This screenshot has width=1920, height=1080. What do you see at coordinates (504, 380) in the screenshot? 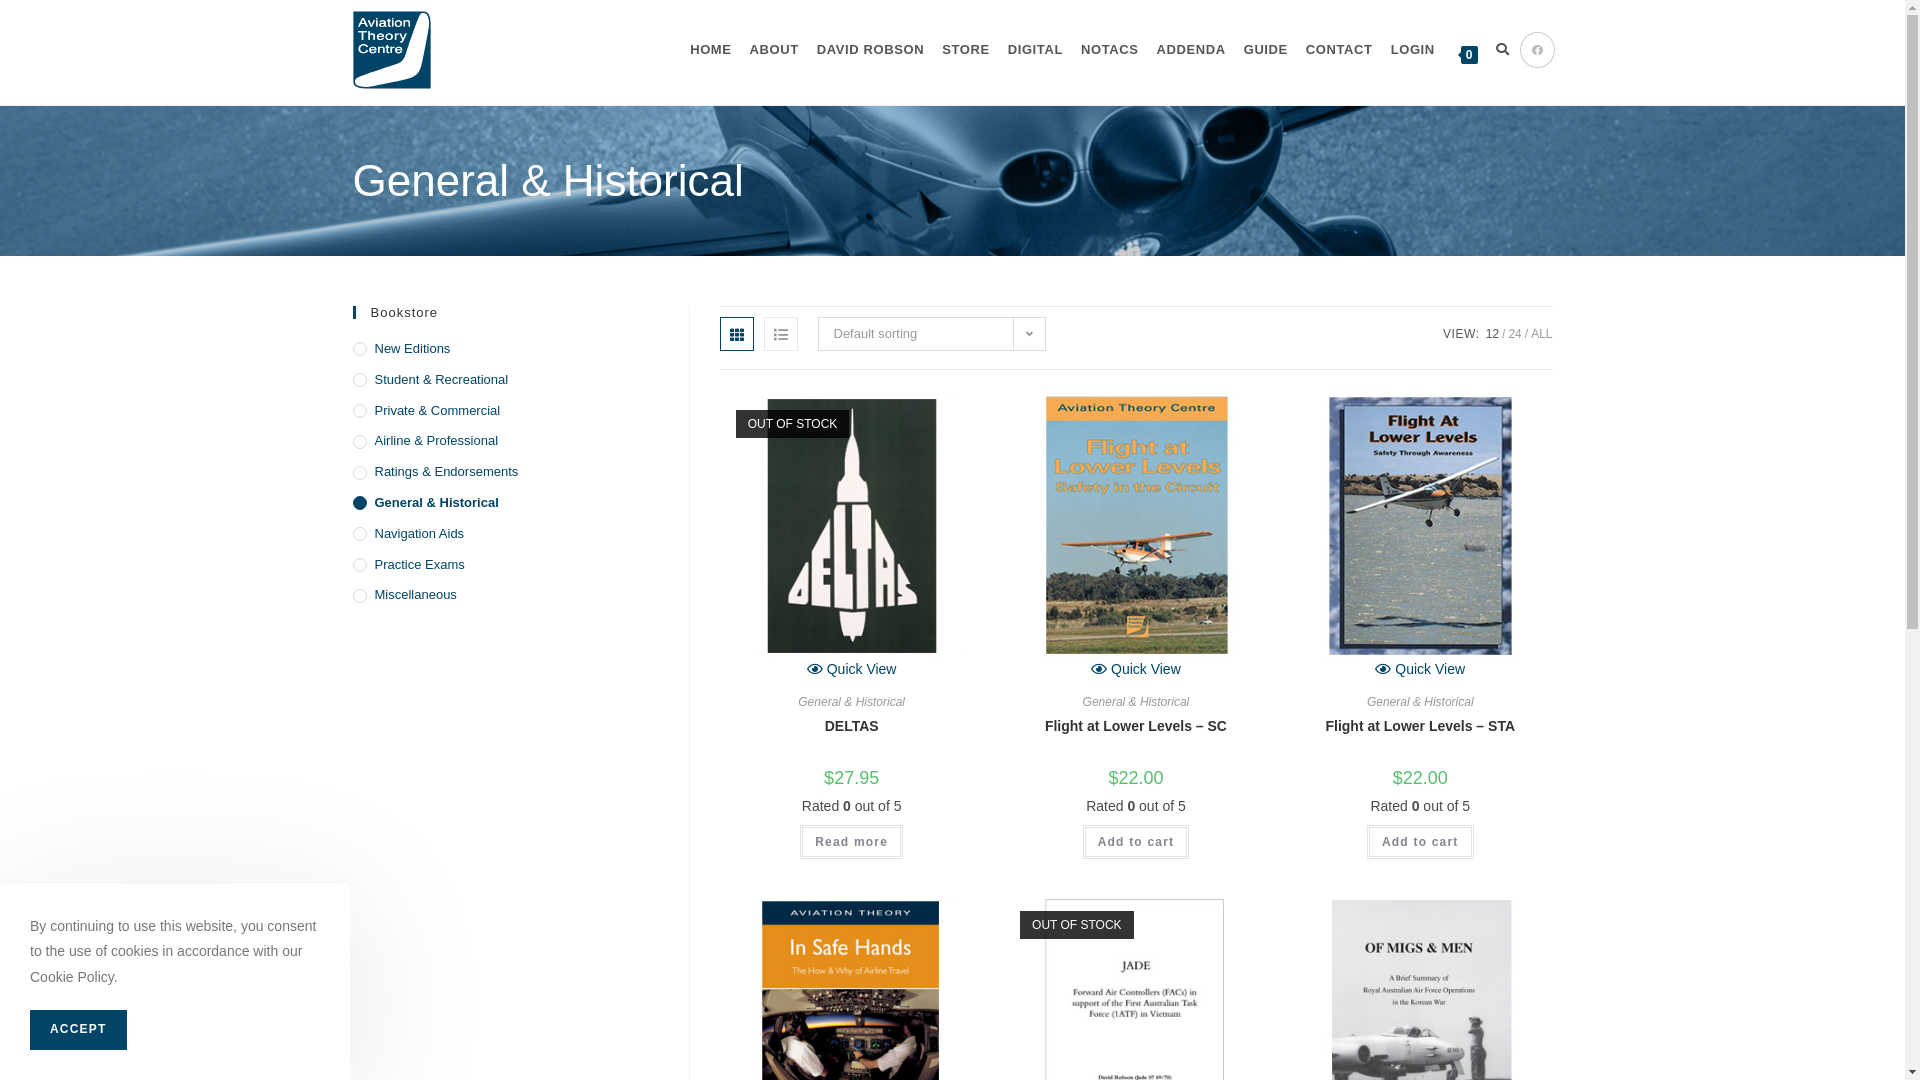
I see `'Student & Recreational'` at bounding box center [504, 380].